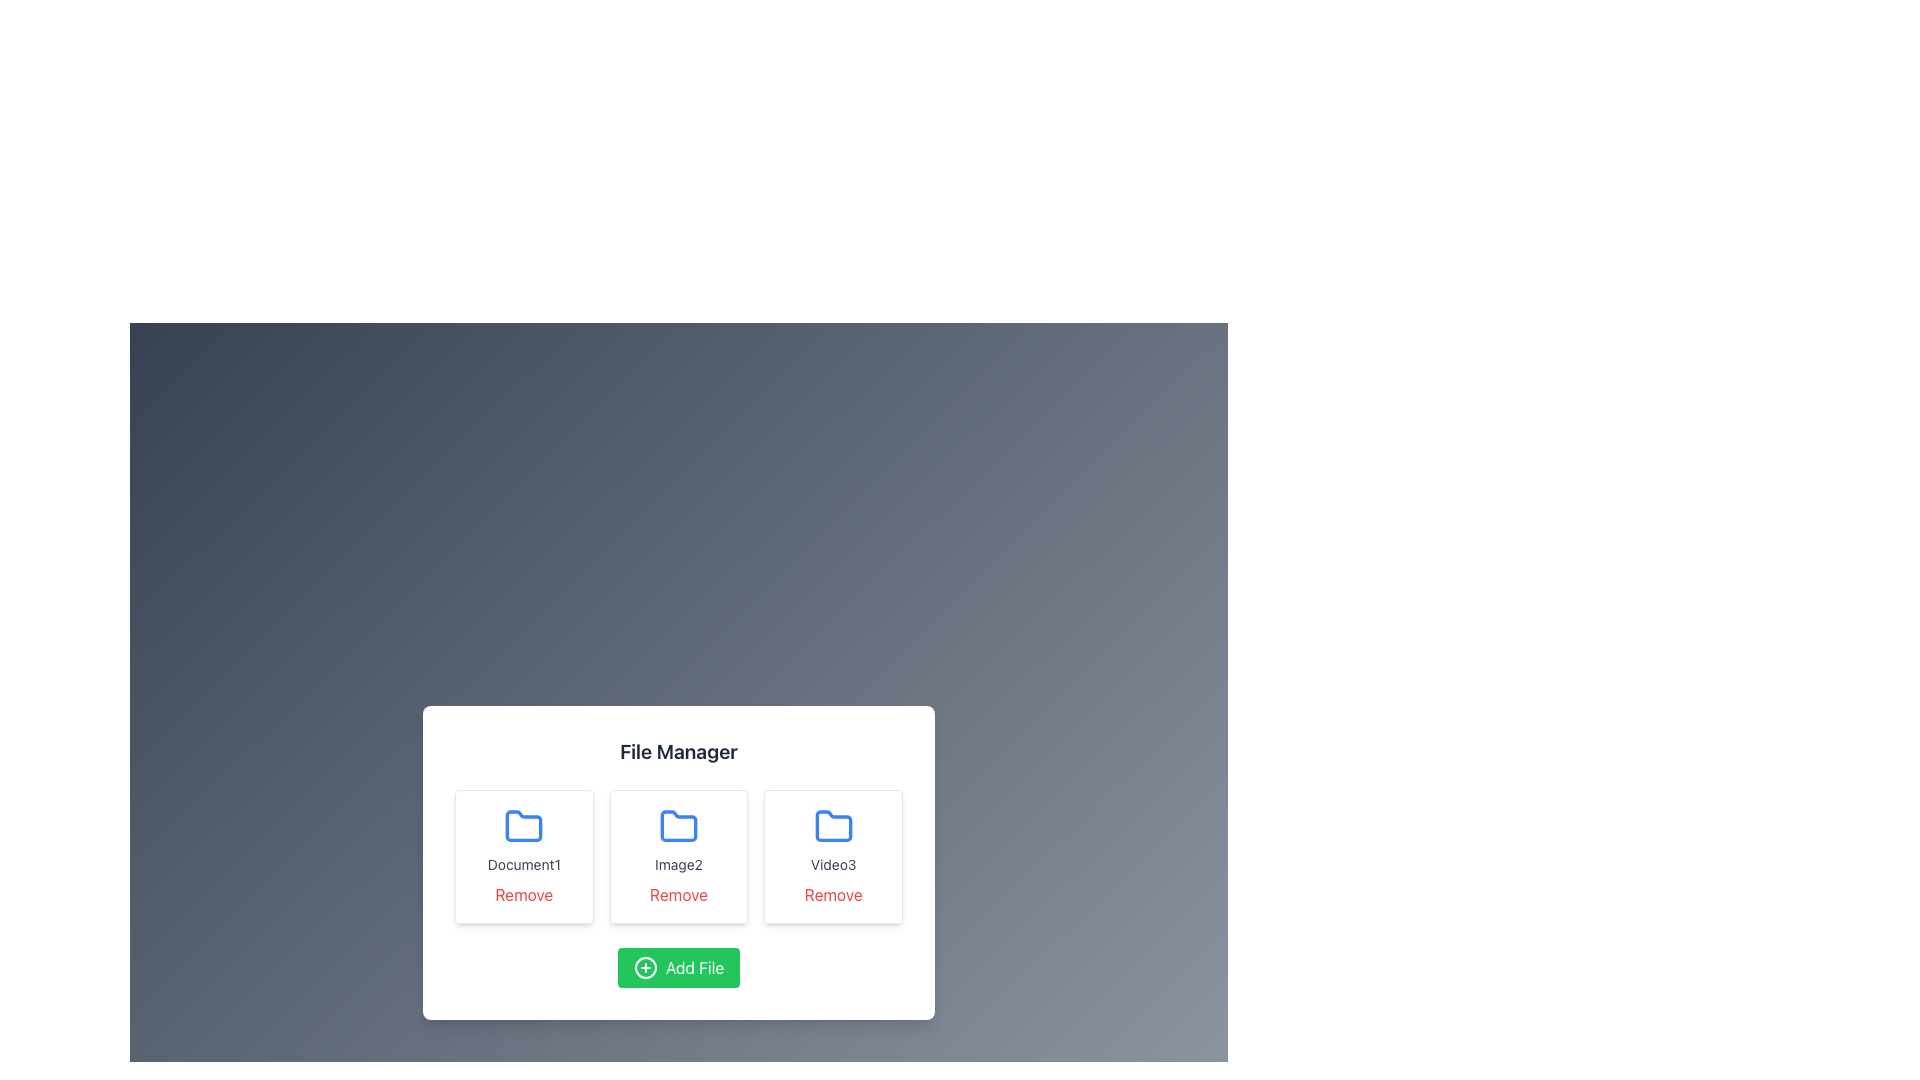 This screenshot has height=1080, width=1920. What do you see at coordinates (678, 893) in the screenshot?
I see `the remove button located directly below the 'Image2' text component` at bounding box center [678, 893].